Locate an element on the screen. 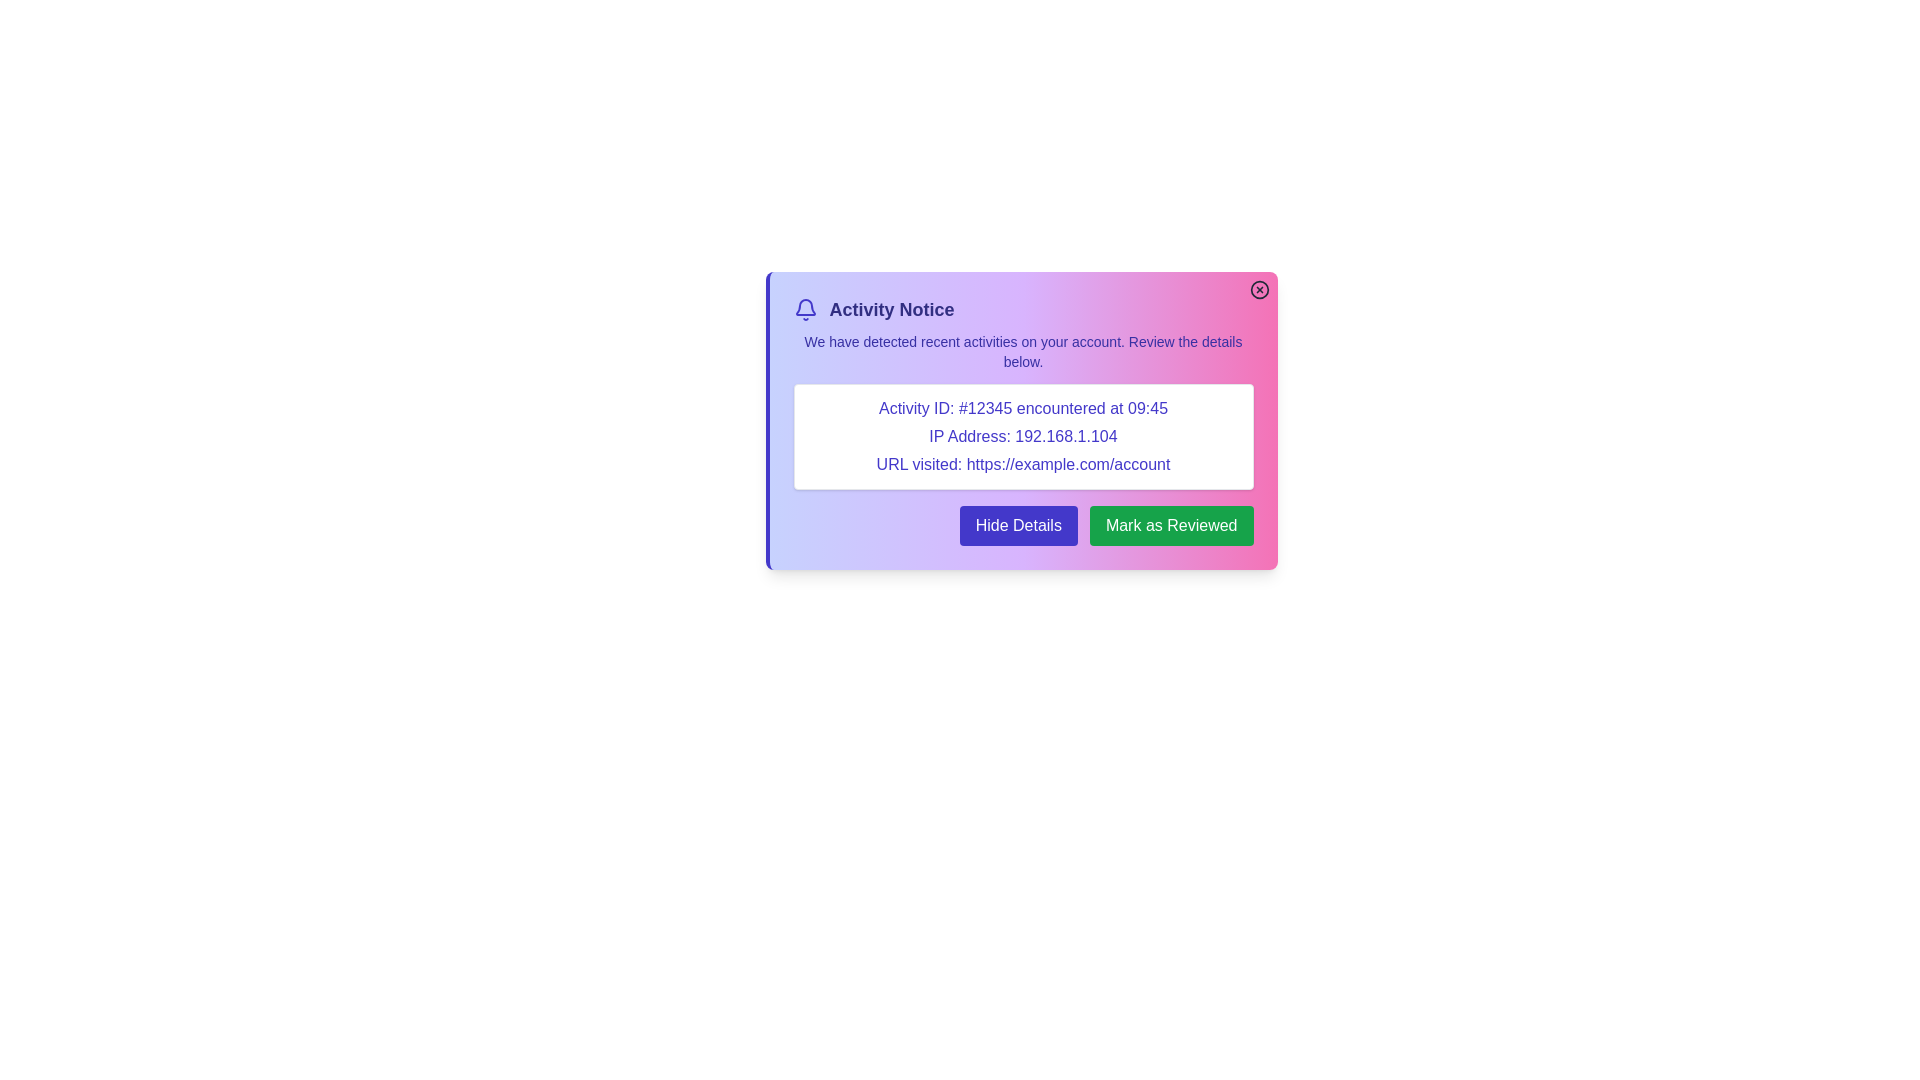  the close button in the top-right corner of the alert is located at coordinates (1258, 289).